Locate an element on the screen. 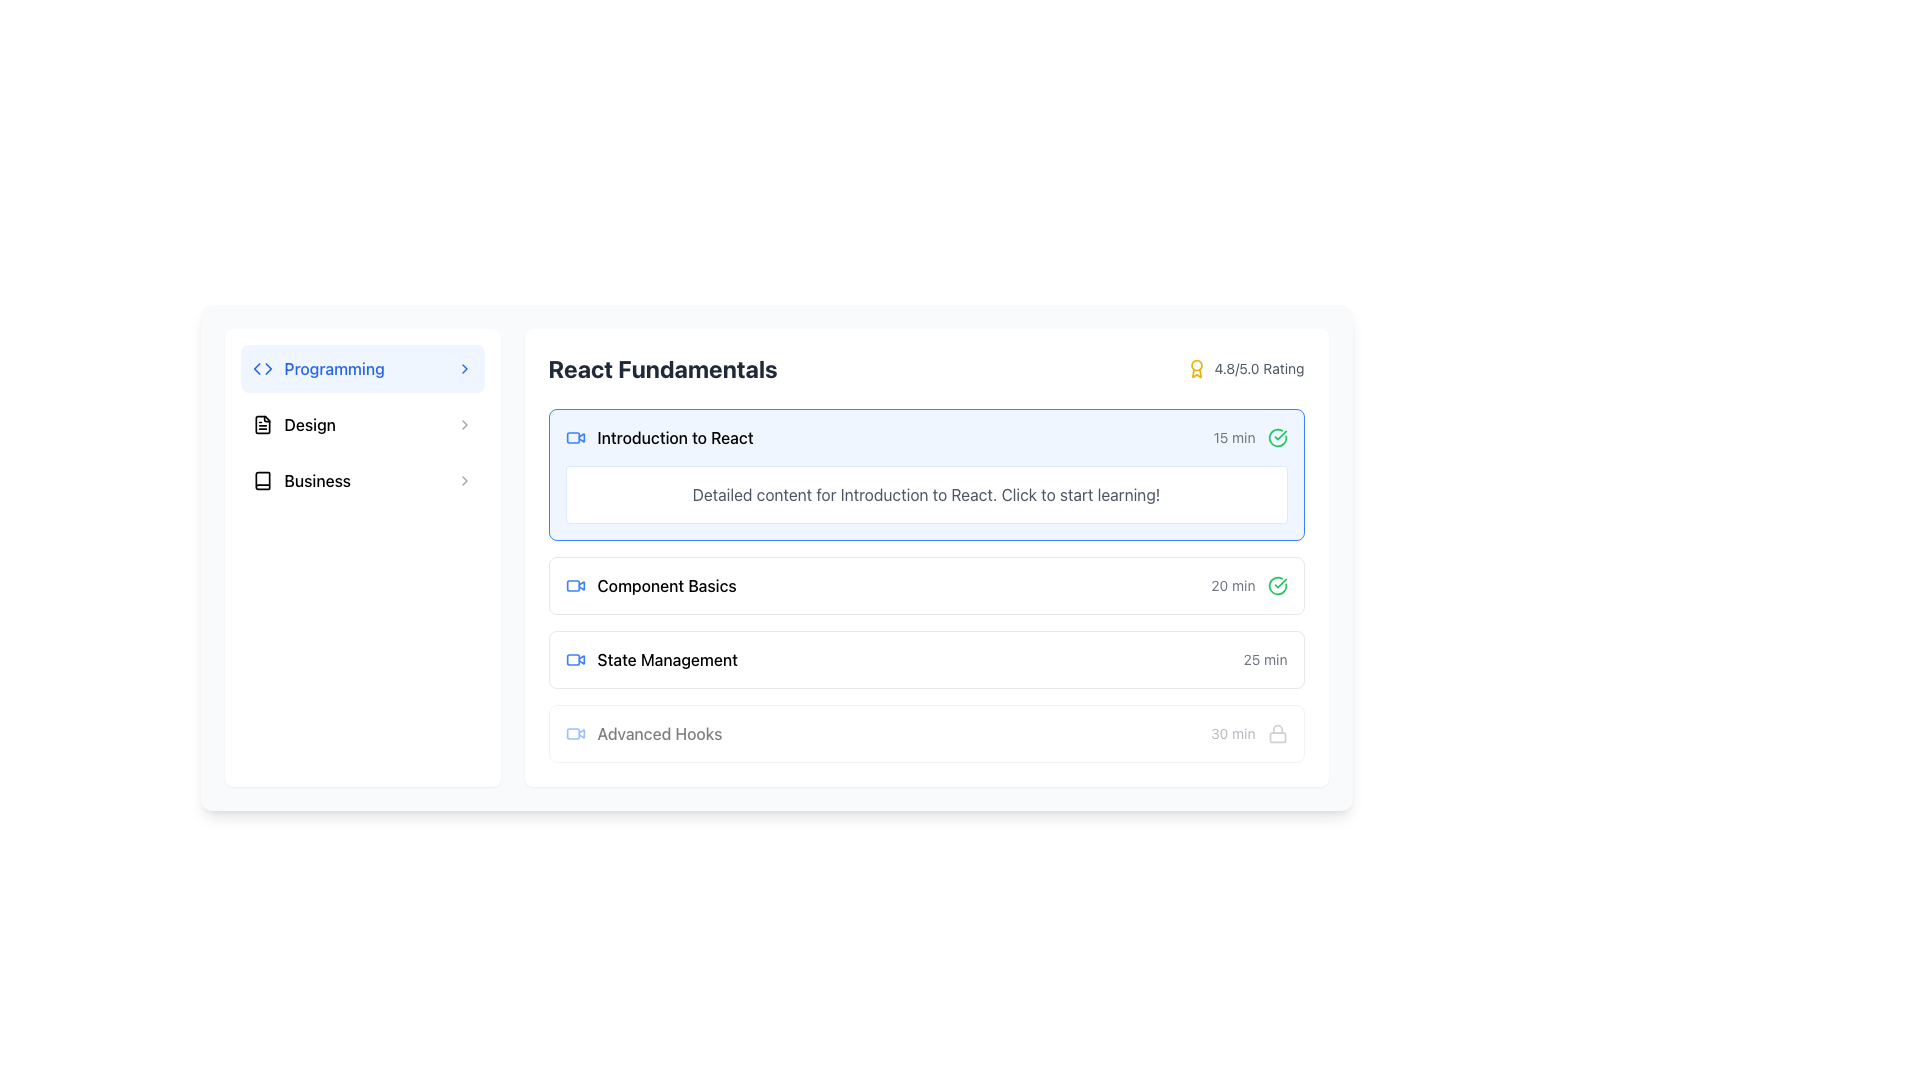 The image size is (1920, 1080). text 'Detailed content for Introduction to React. Click to start learning!' located within the white card beneath the title 'Introduction to React' is located at coordinates (925, 494).